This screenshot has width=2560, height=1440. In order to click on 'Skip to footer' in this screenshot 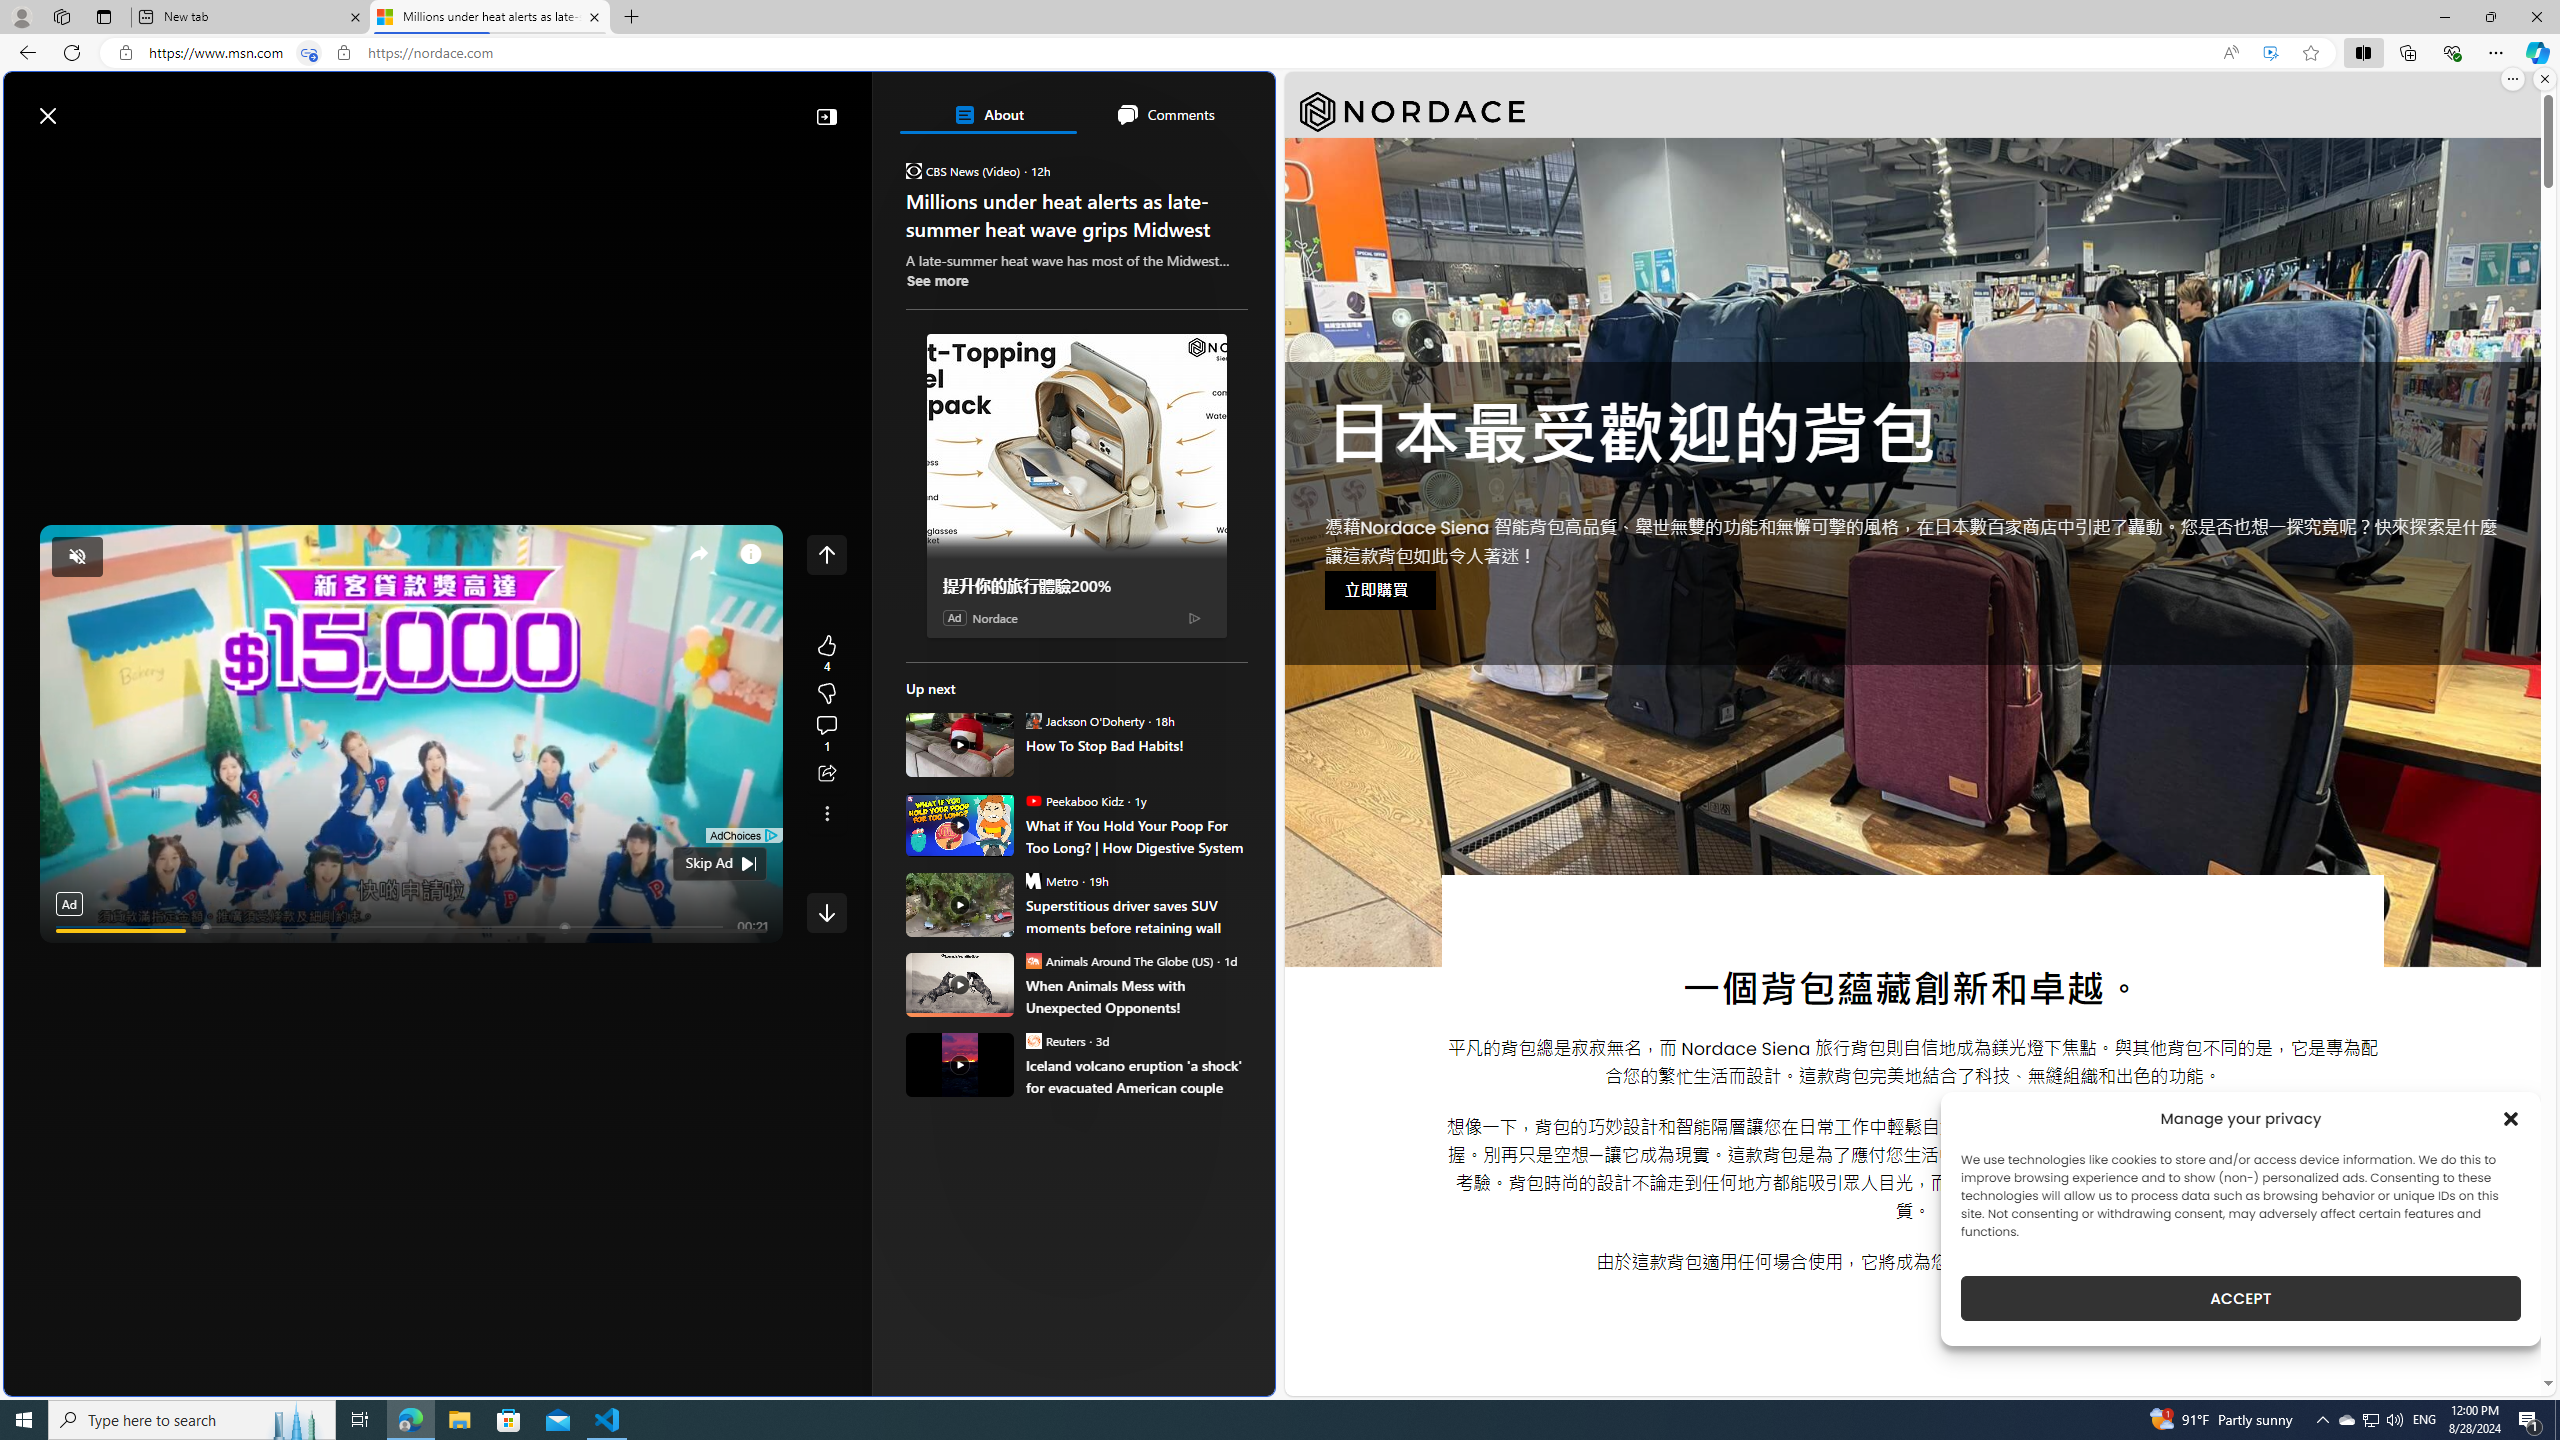, I will do `click(81, 104)`.